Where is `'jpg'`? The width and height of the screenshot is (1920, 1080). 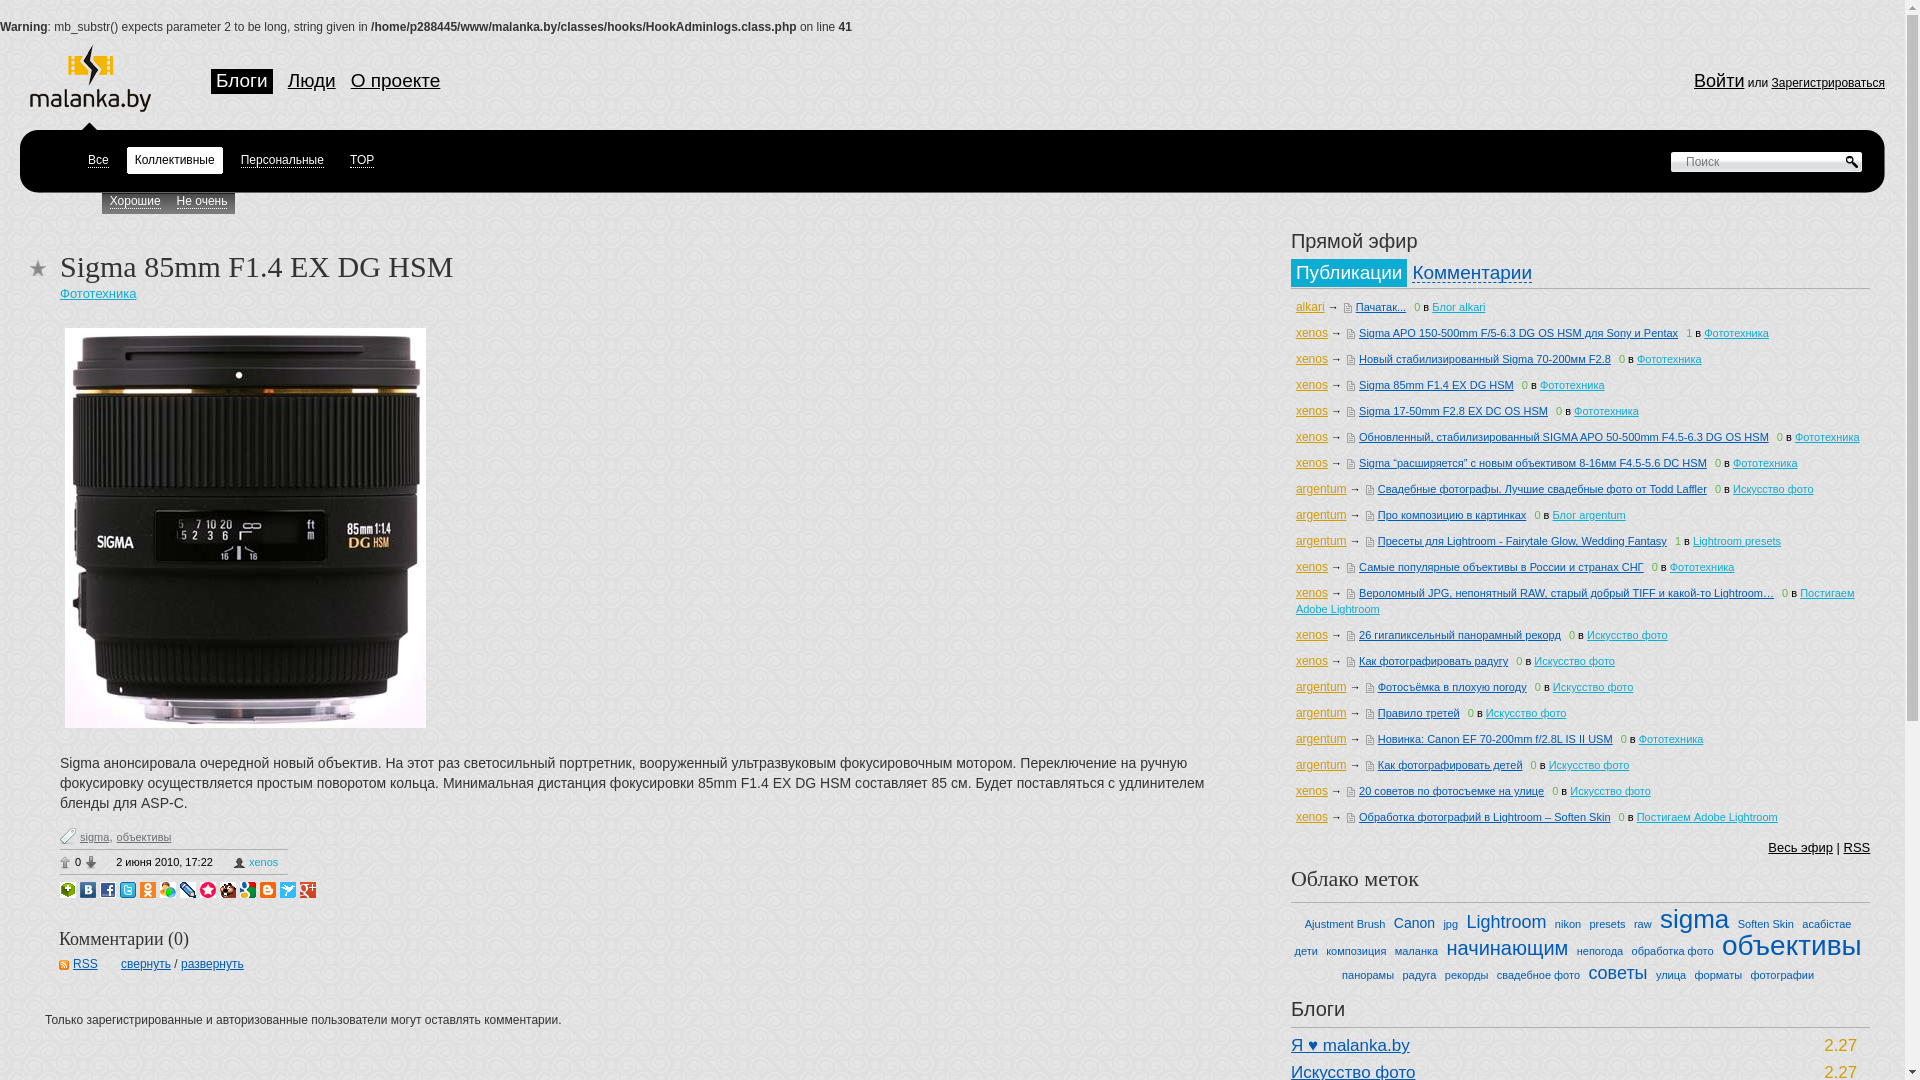 'jpg' is located at coordinates (1450, 924).